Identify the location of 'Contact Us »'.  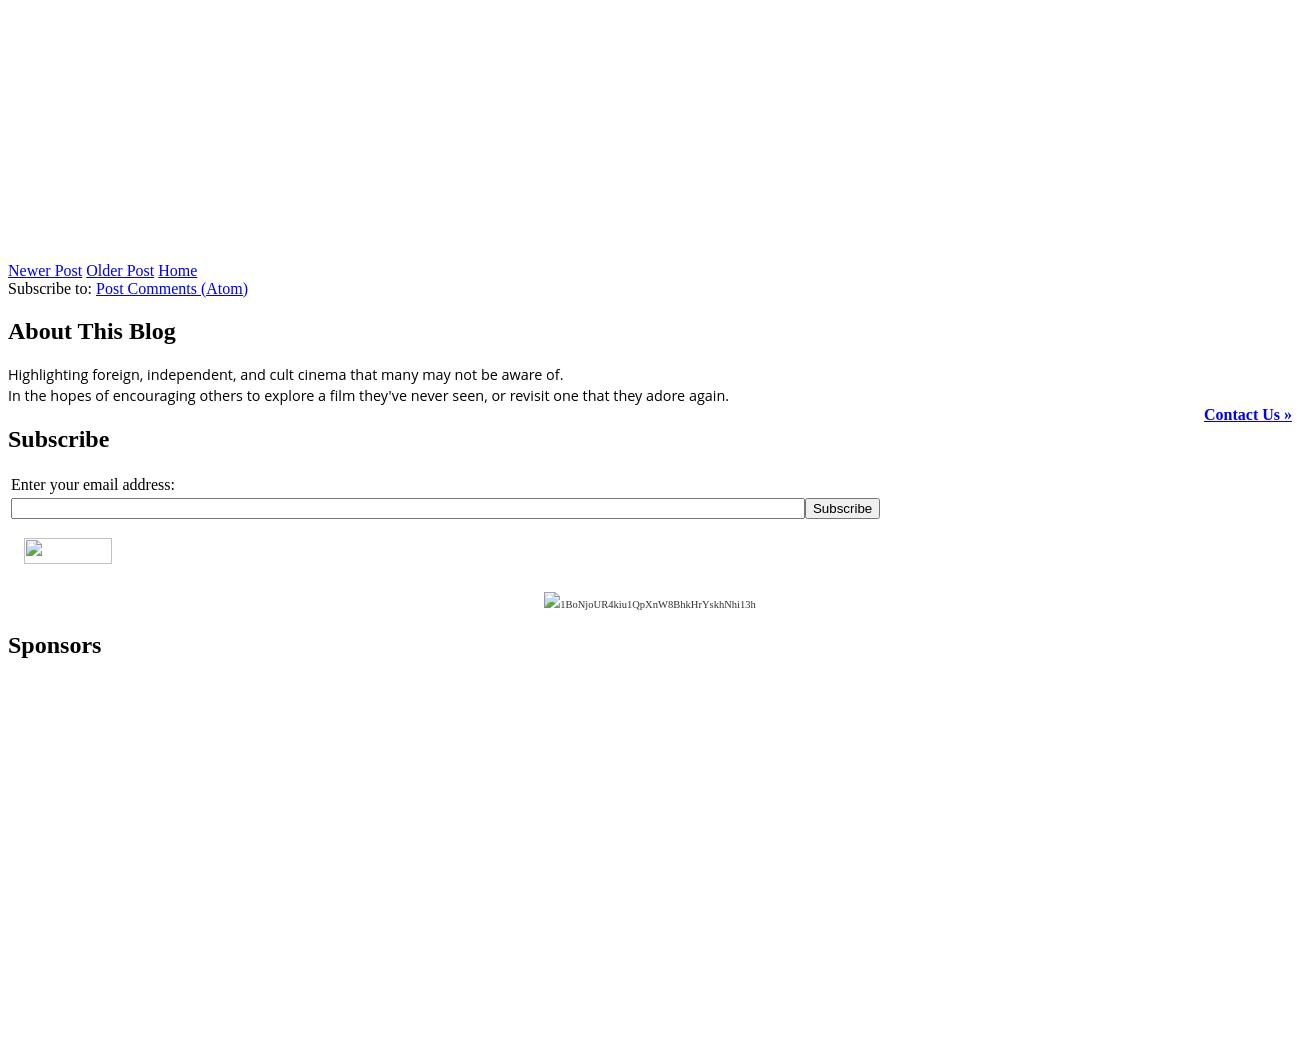
(1248, 414).